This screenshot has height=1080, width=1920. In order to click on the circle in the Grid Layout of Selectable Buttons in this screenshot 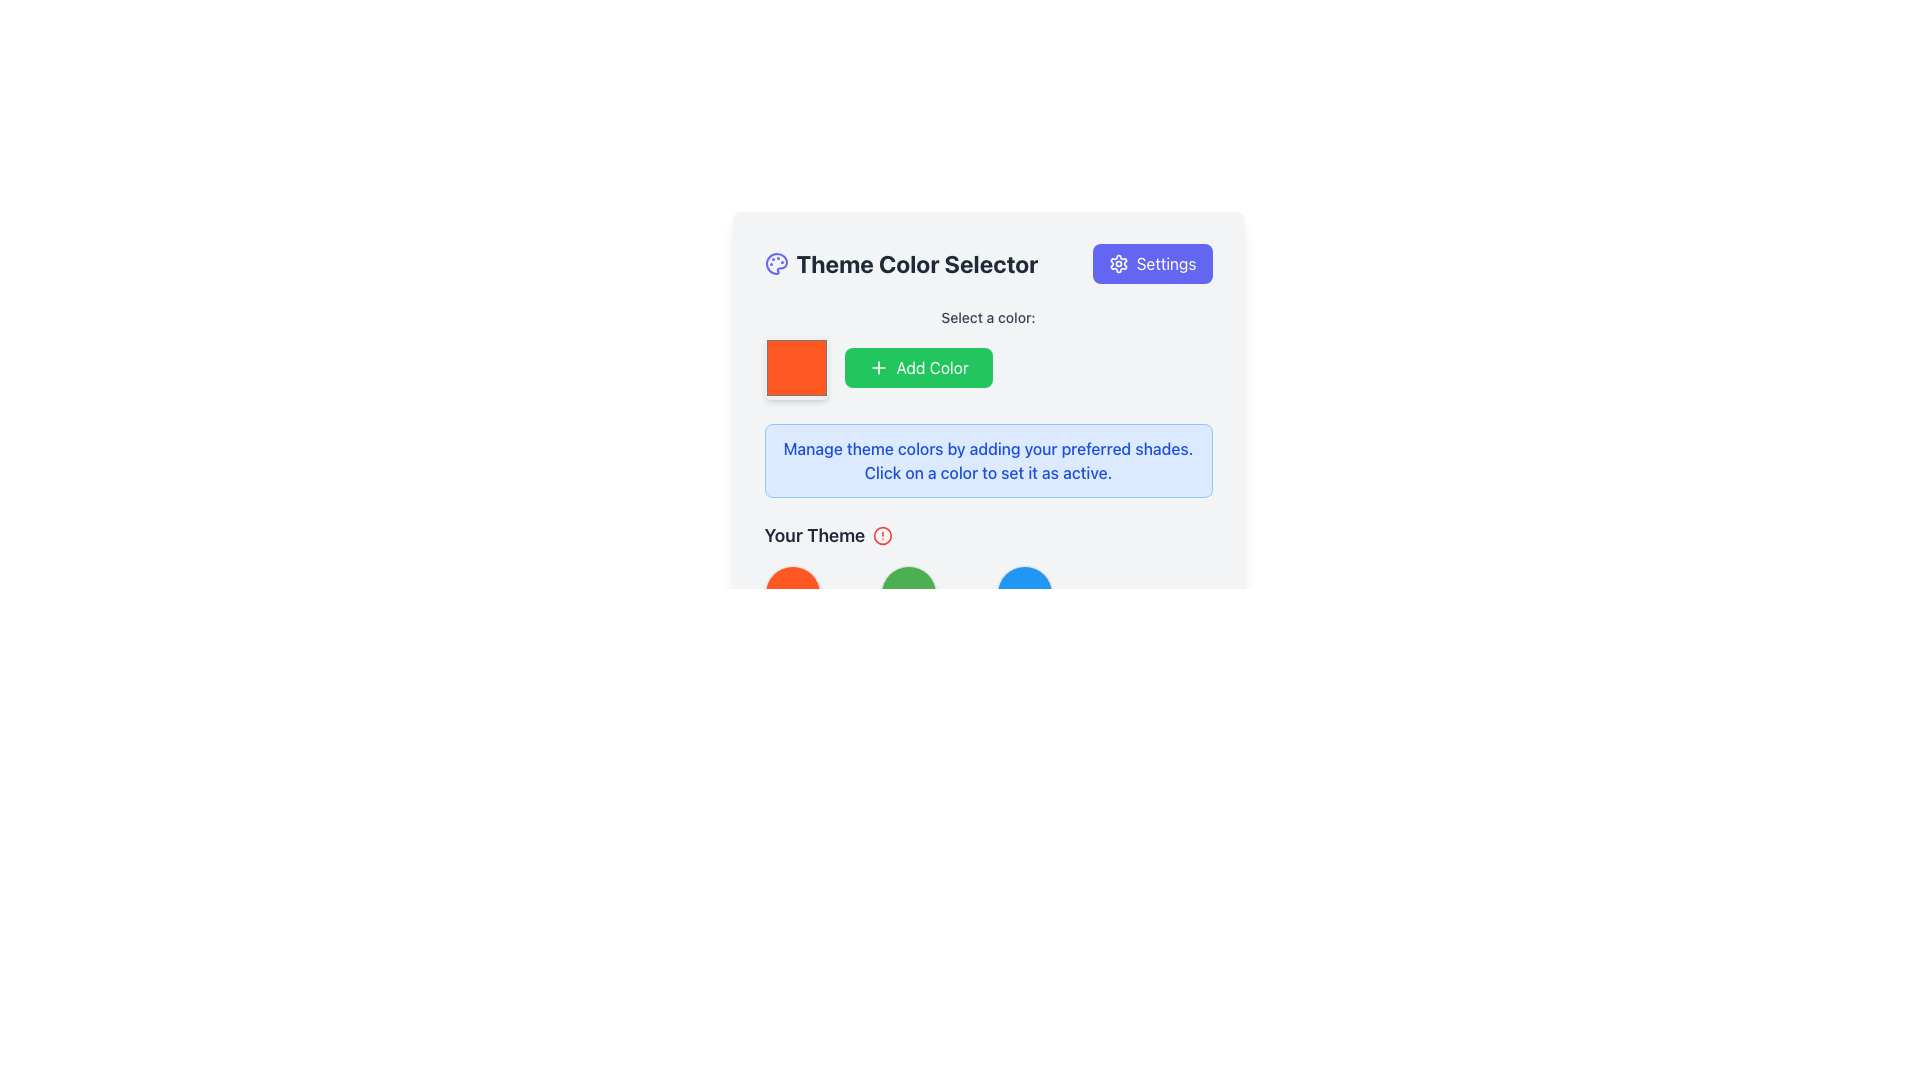, I will do `click(988, 593)`.